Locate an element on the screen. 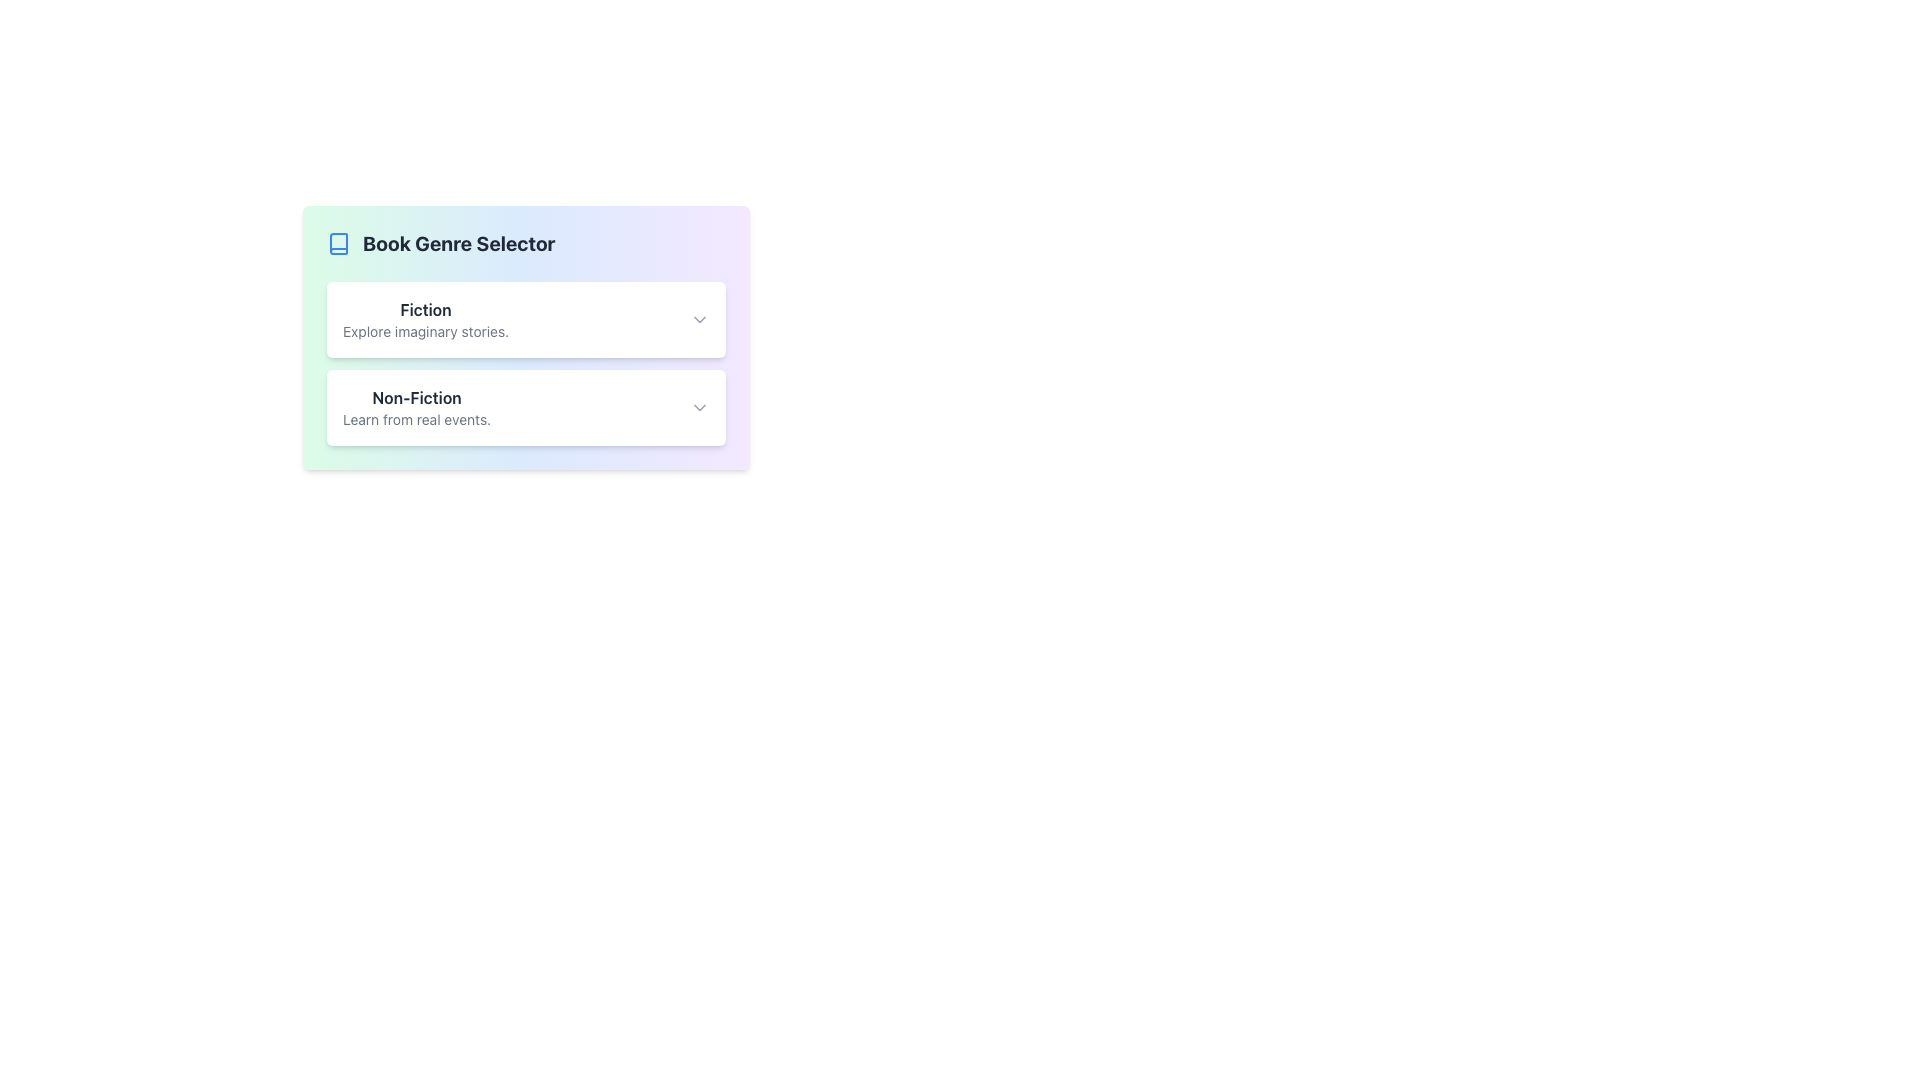  the Dropdown toggle icon on the far-right side of the 'Fiction' area is located at coordinates (700, 319).